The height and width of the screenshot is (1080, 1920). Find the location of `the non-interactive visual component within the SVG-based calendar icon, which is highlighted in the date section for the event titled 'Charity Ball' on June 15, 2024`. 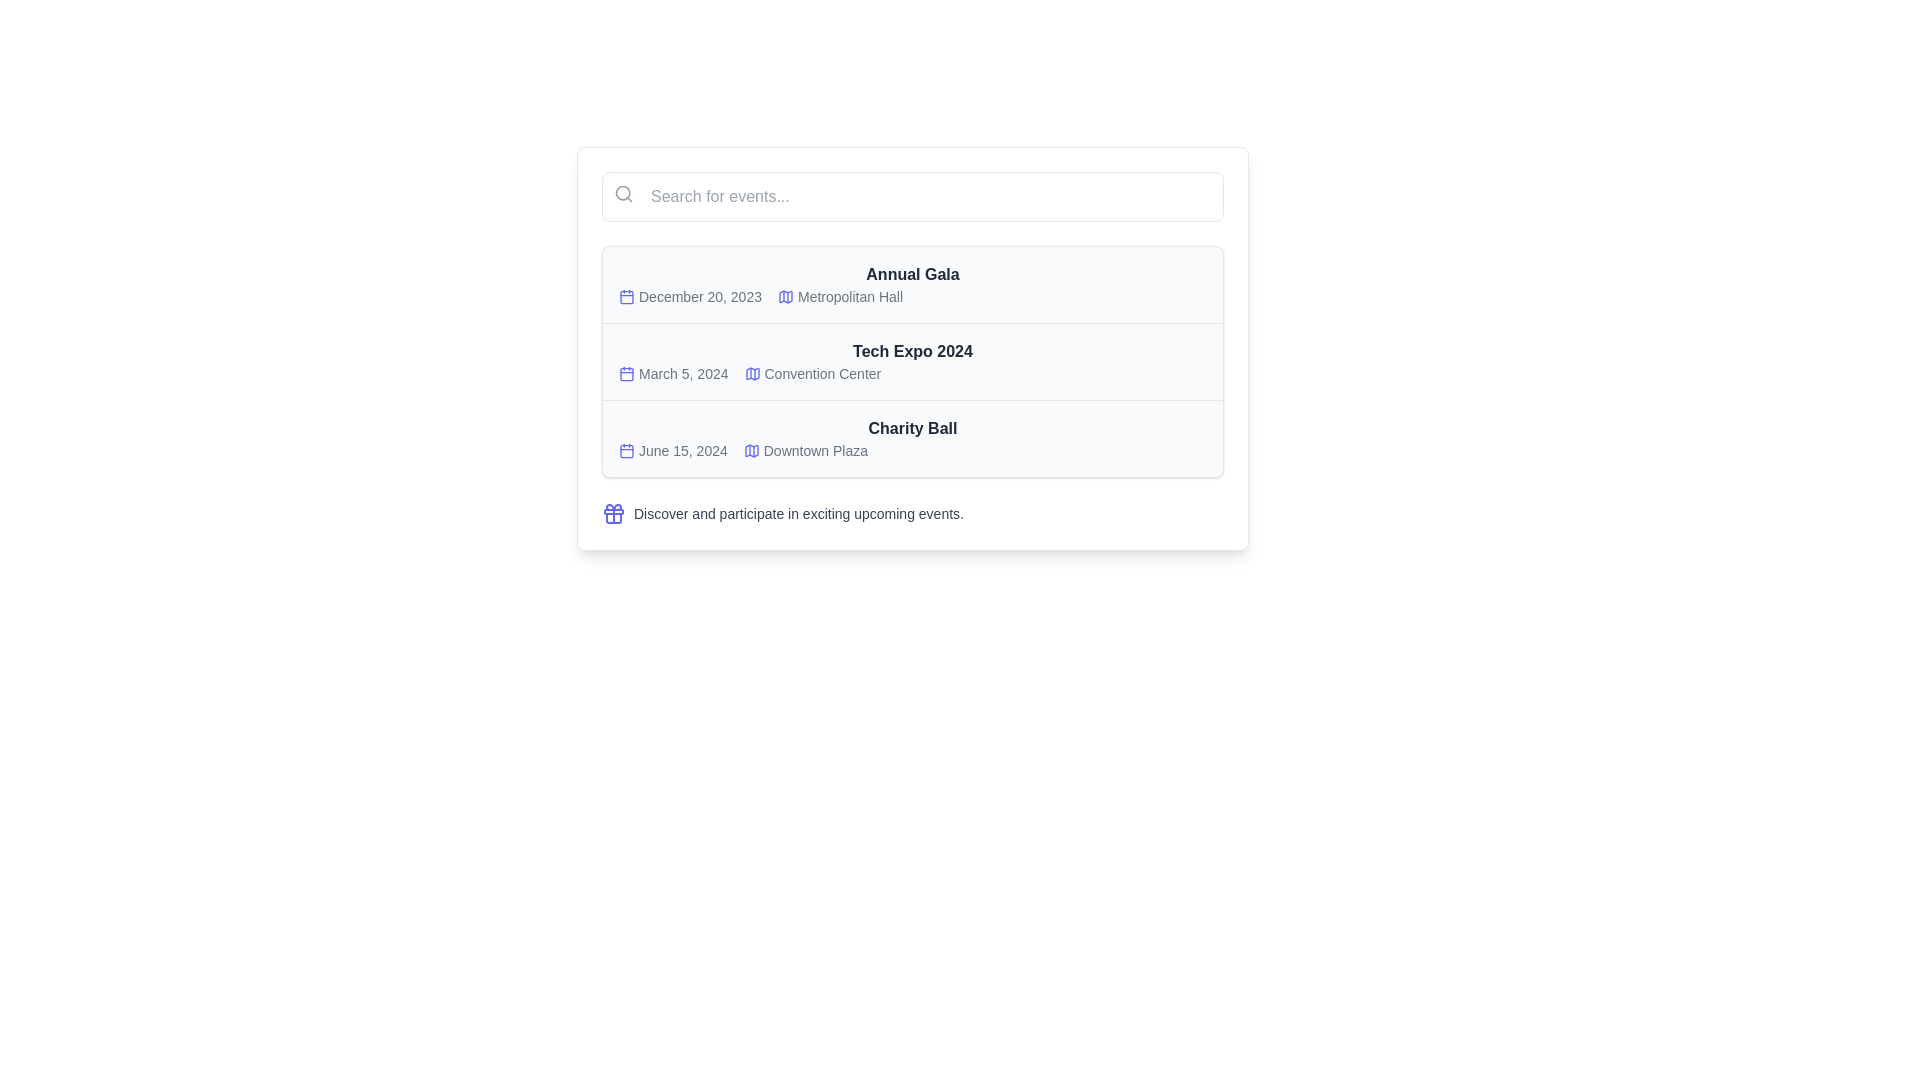

the non-interactive visual component within the SVG-based calendar icon, which is highlighted in the date section for the event titled 'Charity Ball' on June 15, 2024 is located at coordinates (626, 451).